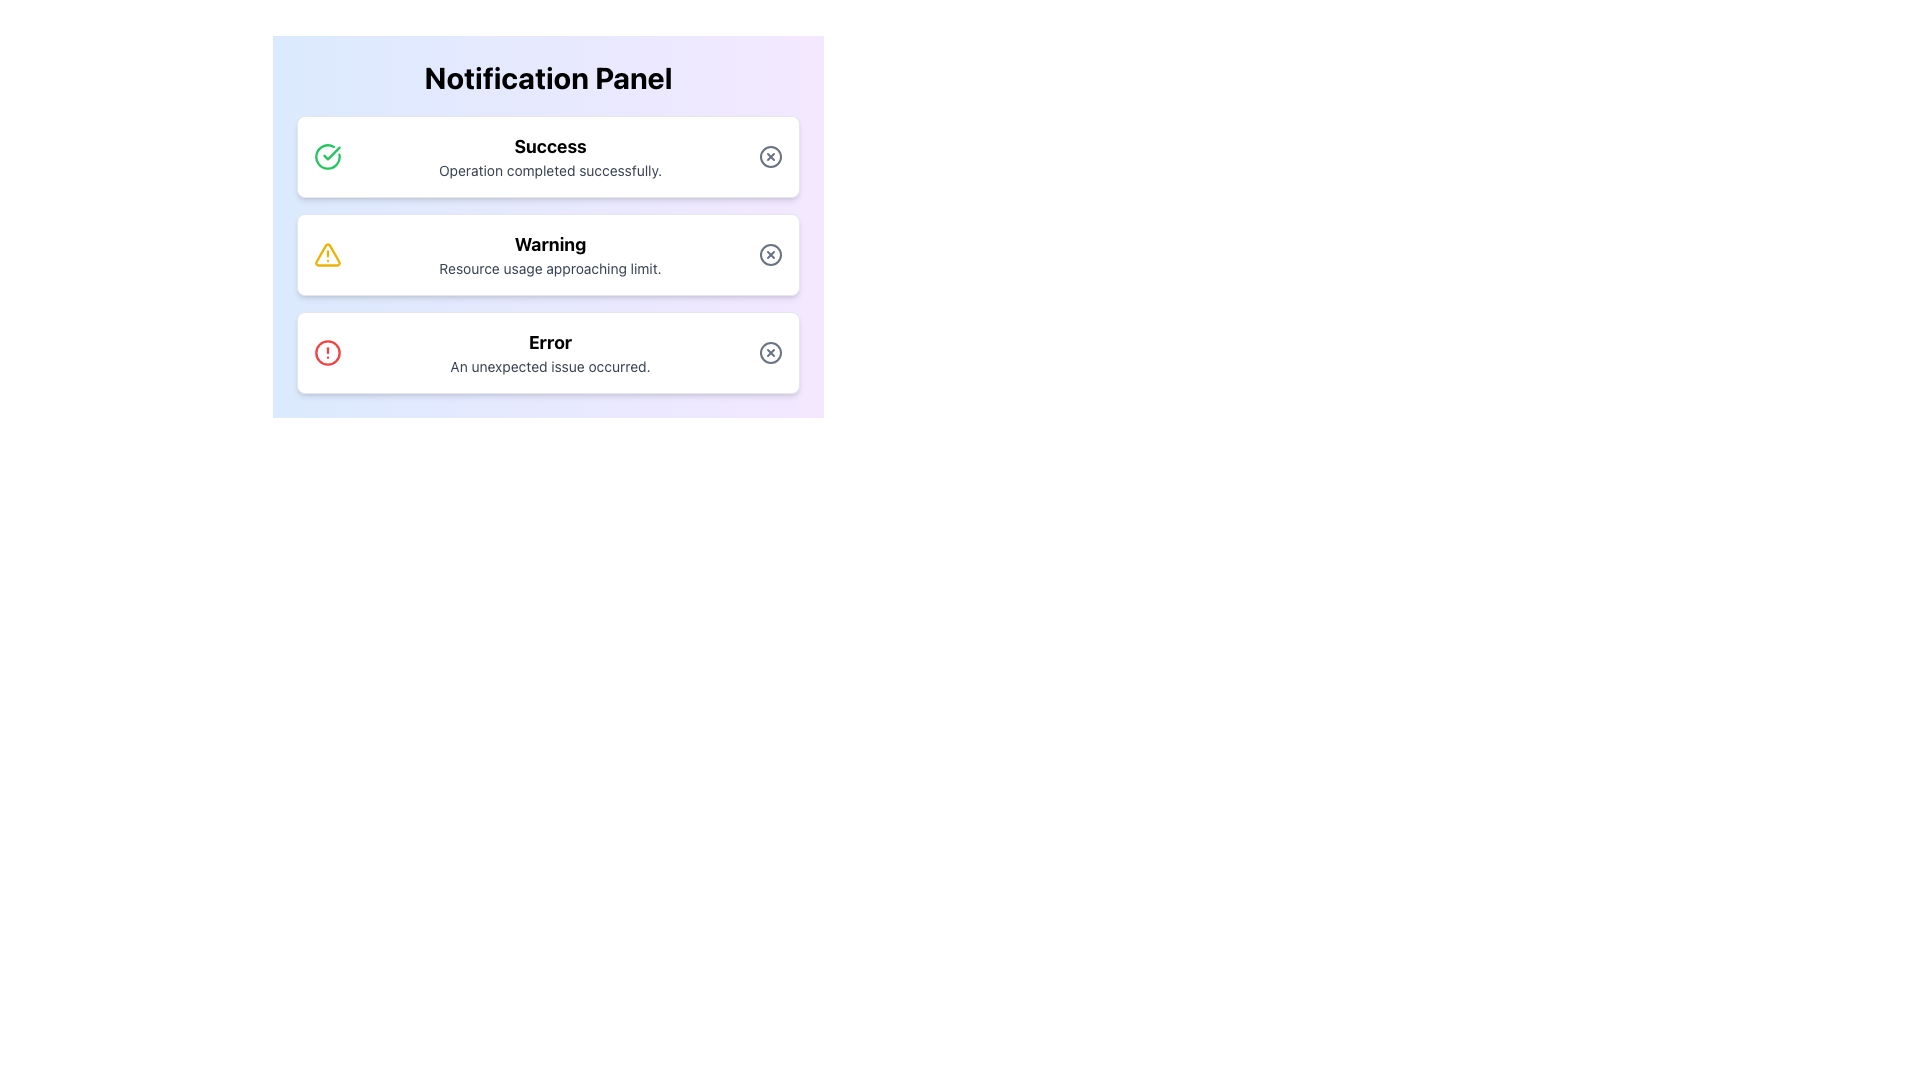 Image resolution: width=1920 pixels, height=1080 pixels. I want to click on the circular gray button with a cross in the center located in the bottom right corner of the error notification card, so click(770, 352).